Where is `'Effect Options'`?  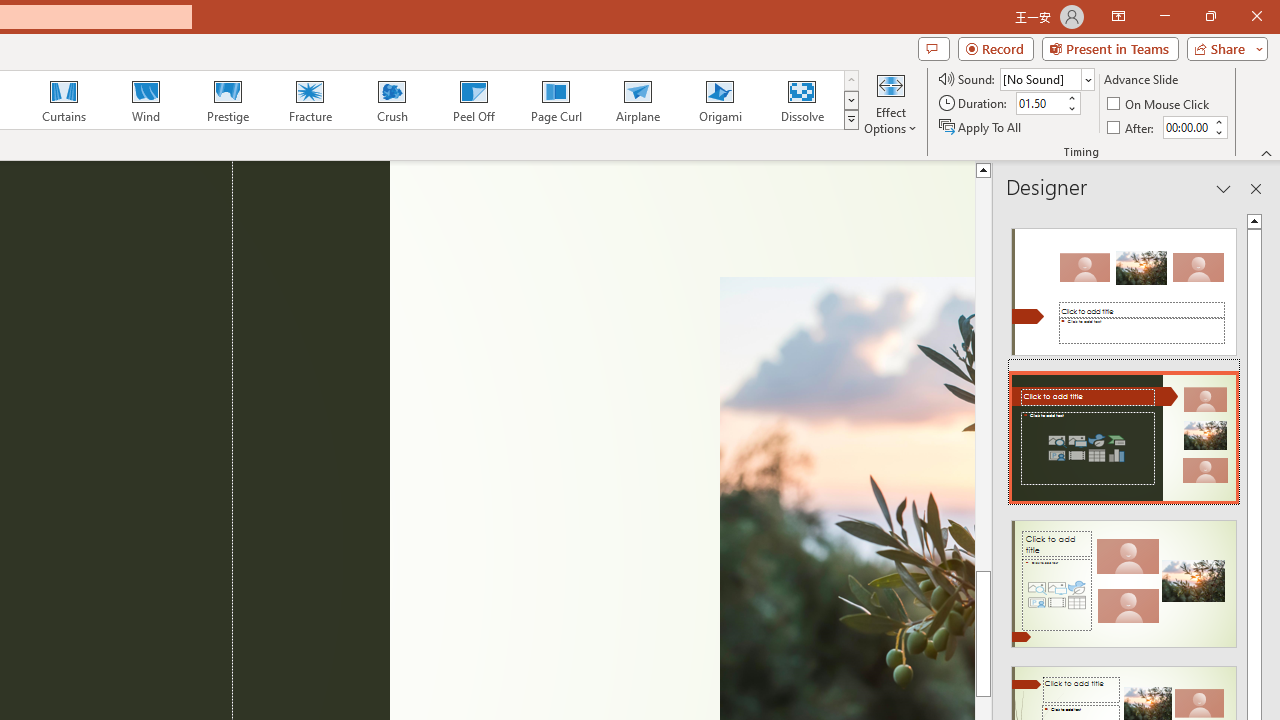 'Effect Options' is located at coordinates (889, 103).